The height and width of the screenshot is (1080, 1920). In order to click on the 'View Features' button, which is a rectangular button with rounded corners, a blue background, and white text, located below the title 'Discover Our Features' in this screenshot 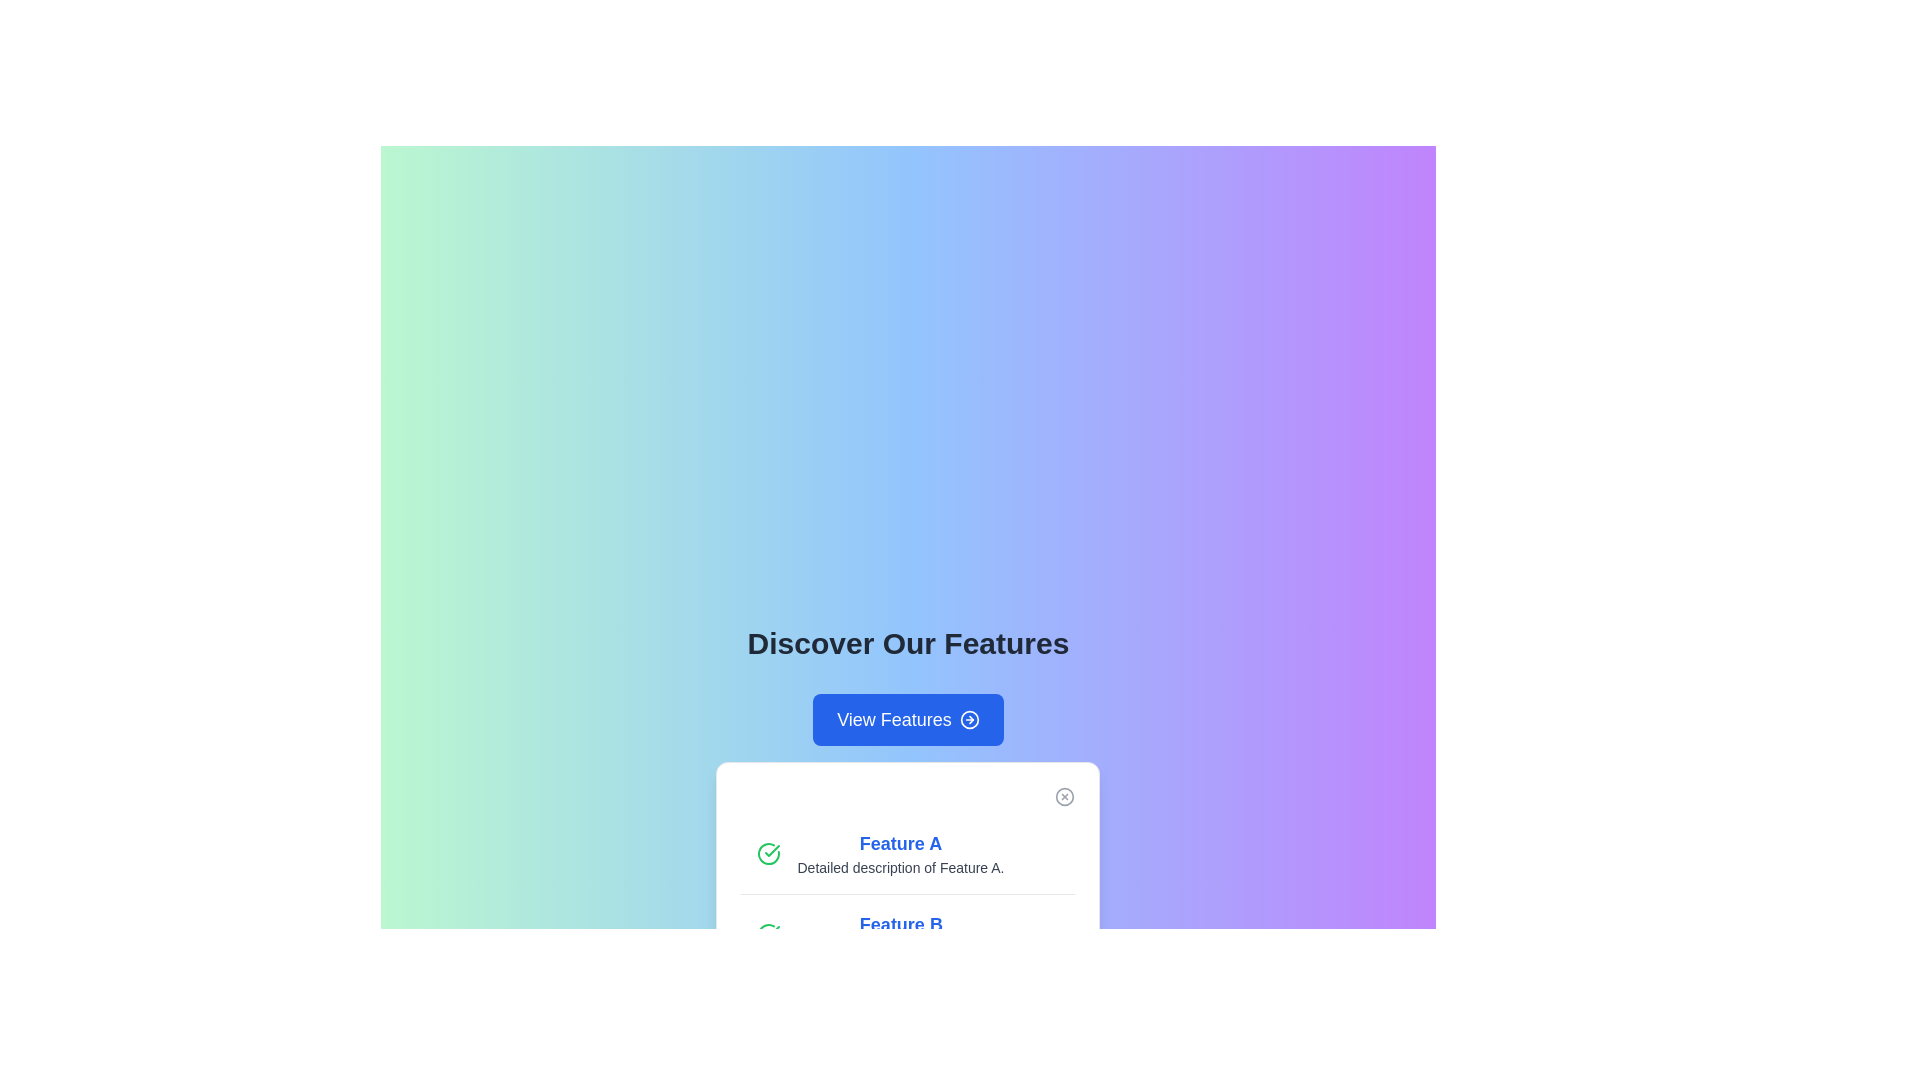, I will do `click(907, 720)`.